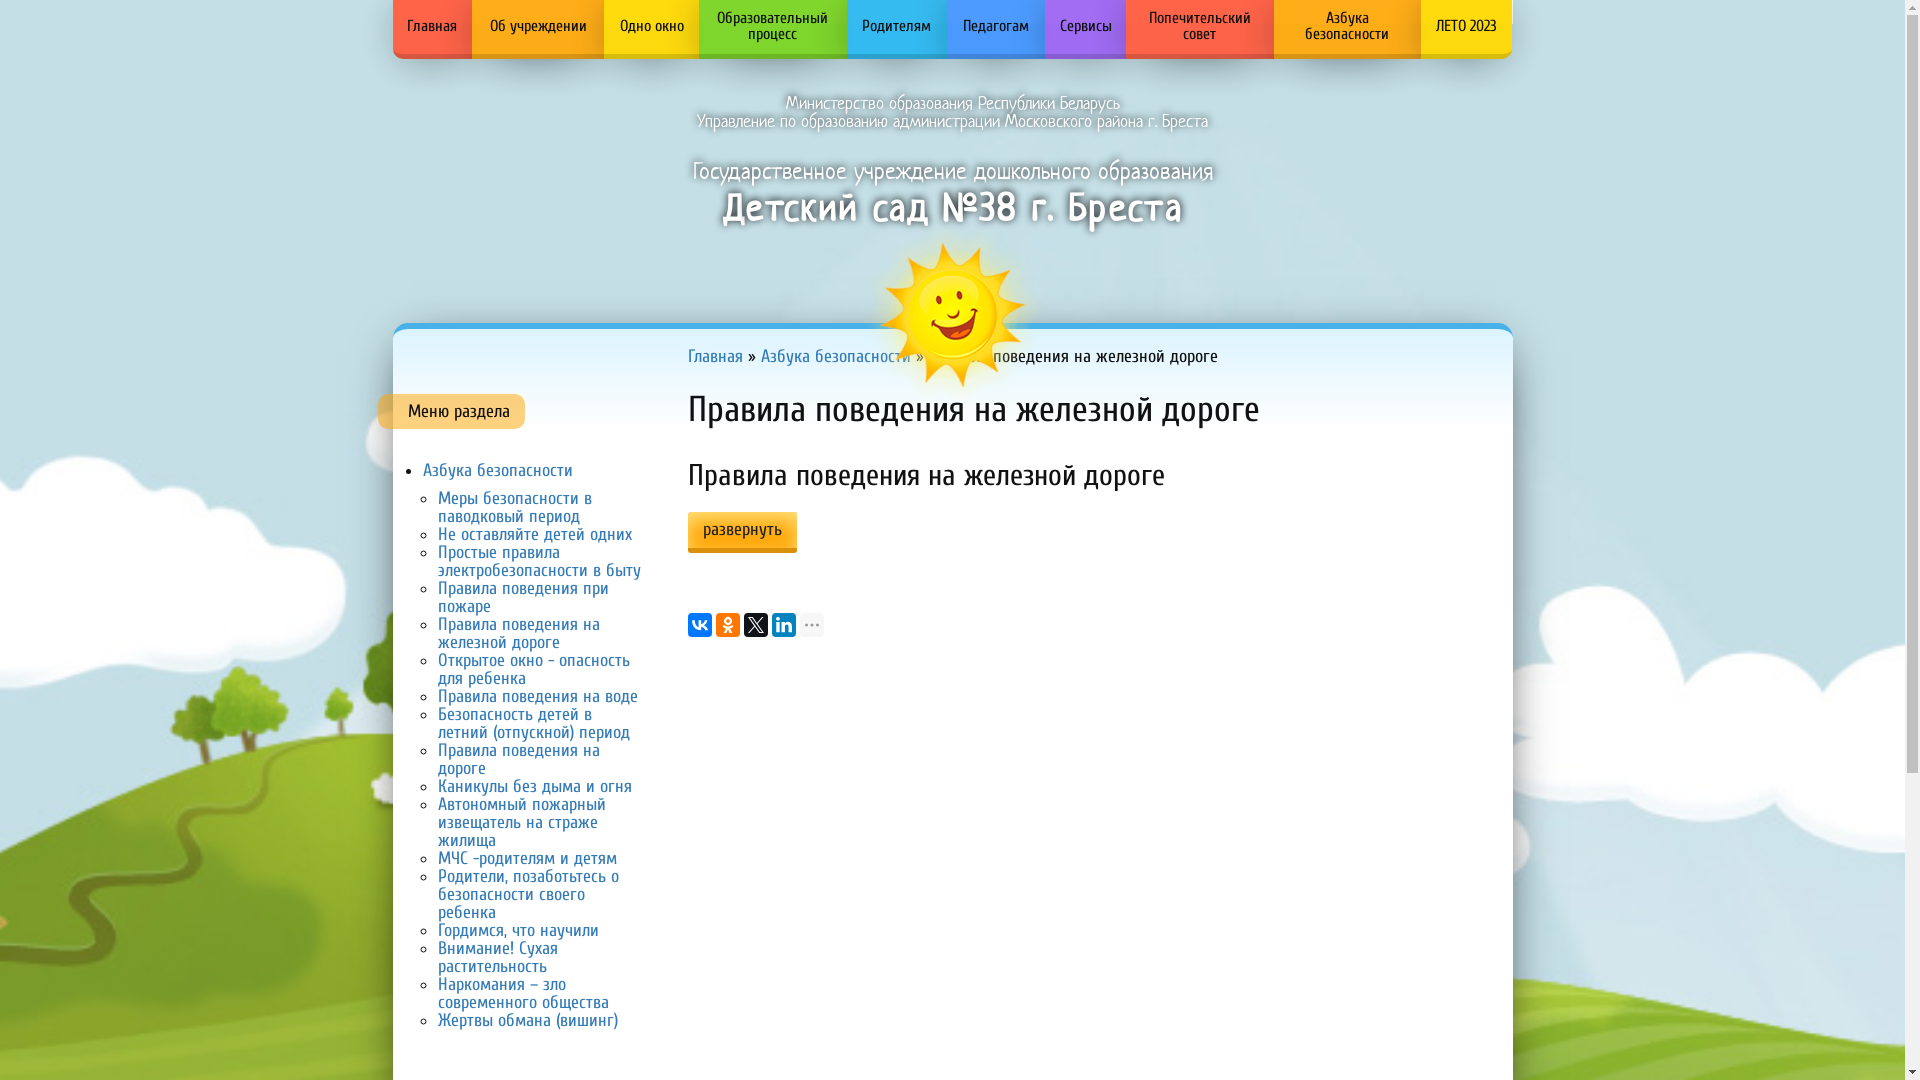  What do you see at coordinates (755, 623) in the screenshot?
I see `'Twitter'` at bounding box center [755, 623].